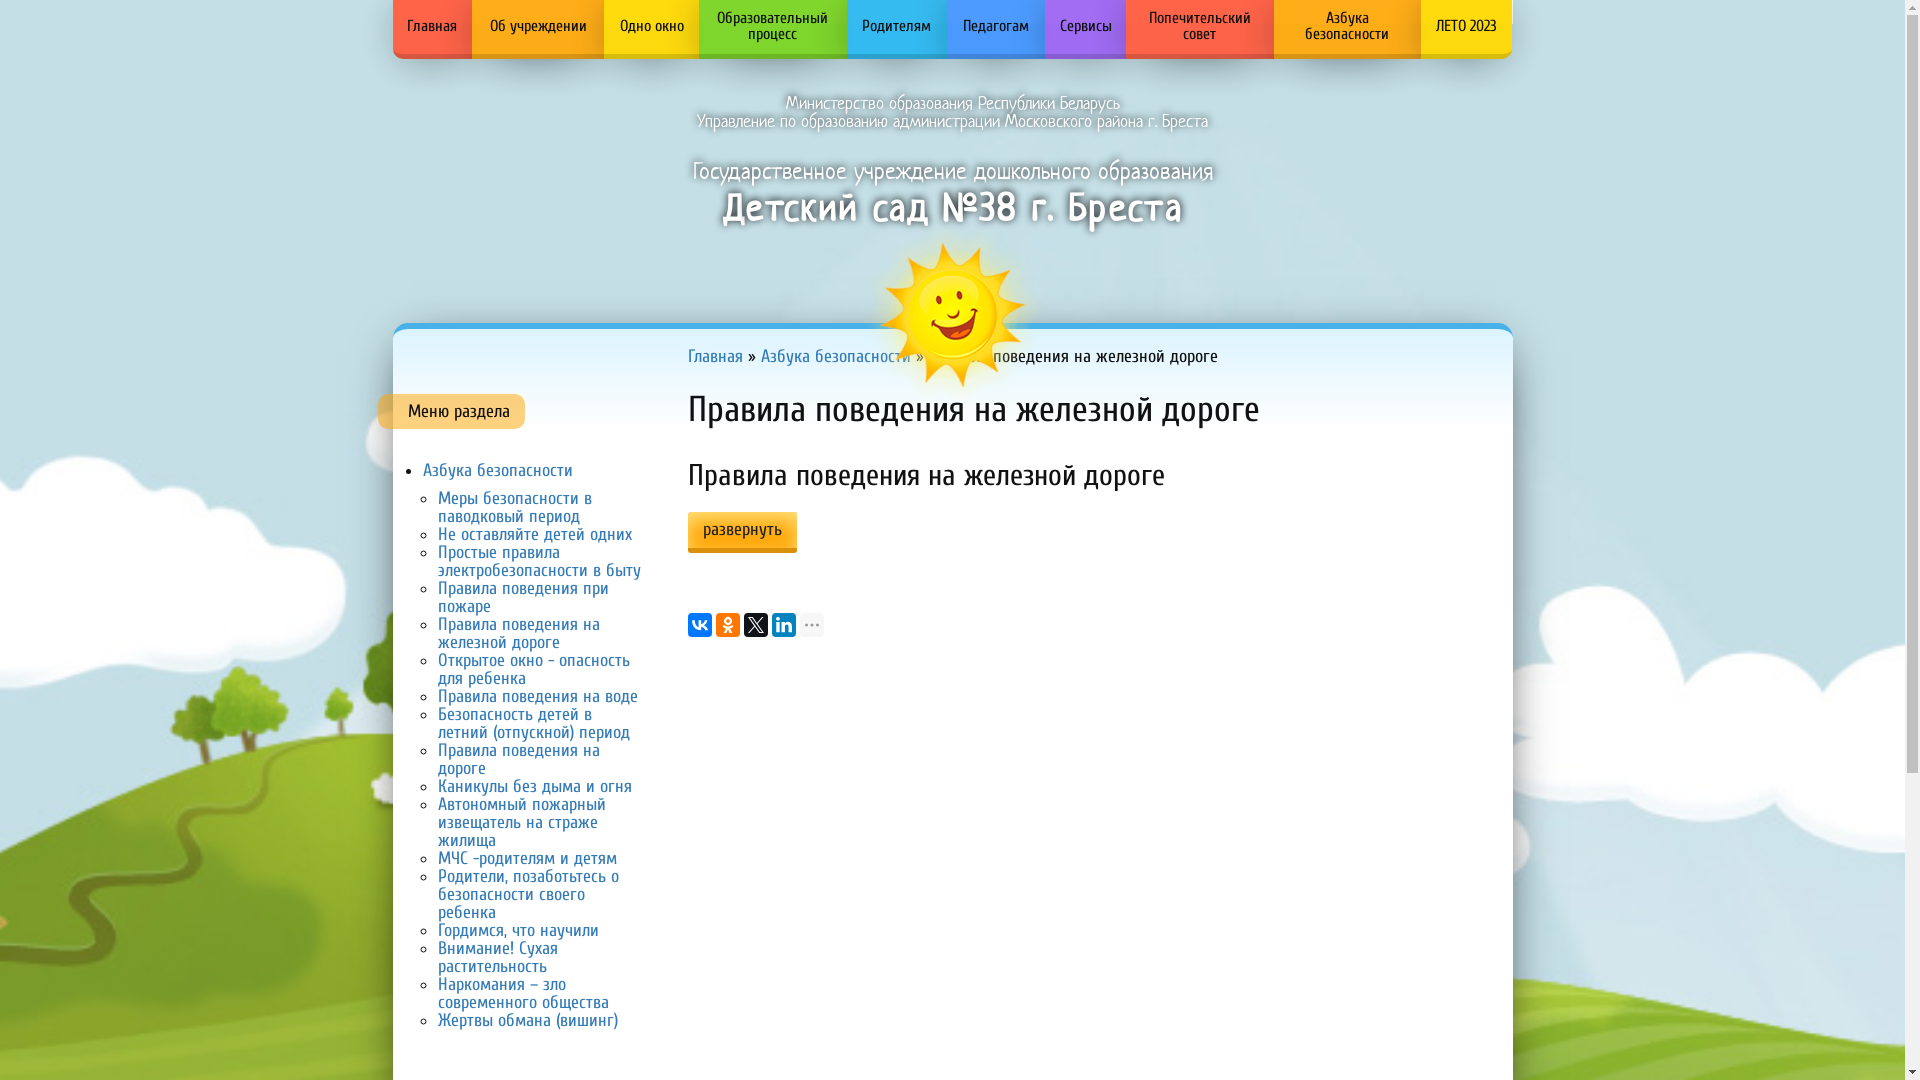  What do you see at coordinates (755, 623) in the screenshot?
I see `'Twitter'` at bounding box center [755, 623].